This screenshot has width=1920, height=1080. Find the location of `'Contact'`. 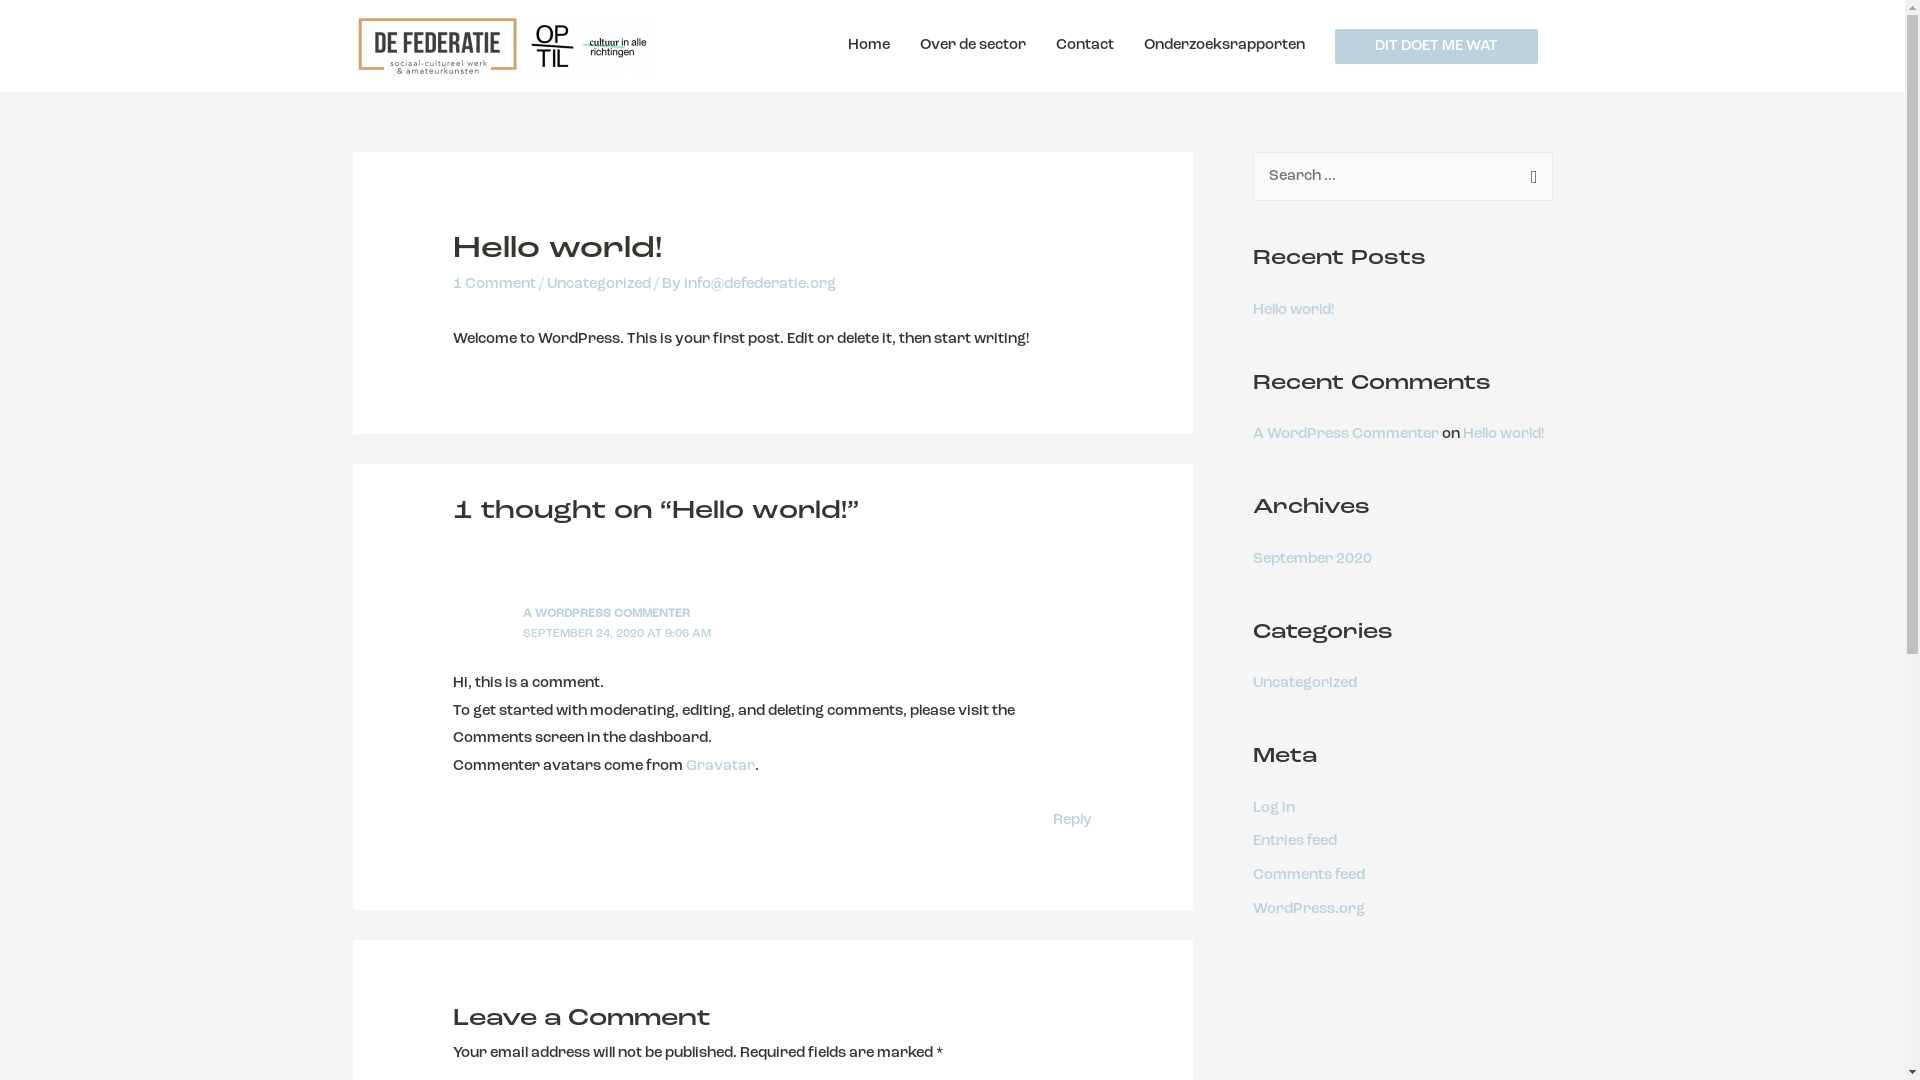

'Contact' is located at coordinates (1040, 45).